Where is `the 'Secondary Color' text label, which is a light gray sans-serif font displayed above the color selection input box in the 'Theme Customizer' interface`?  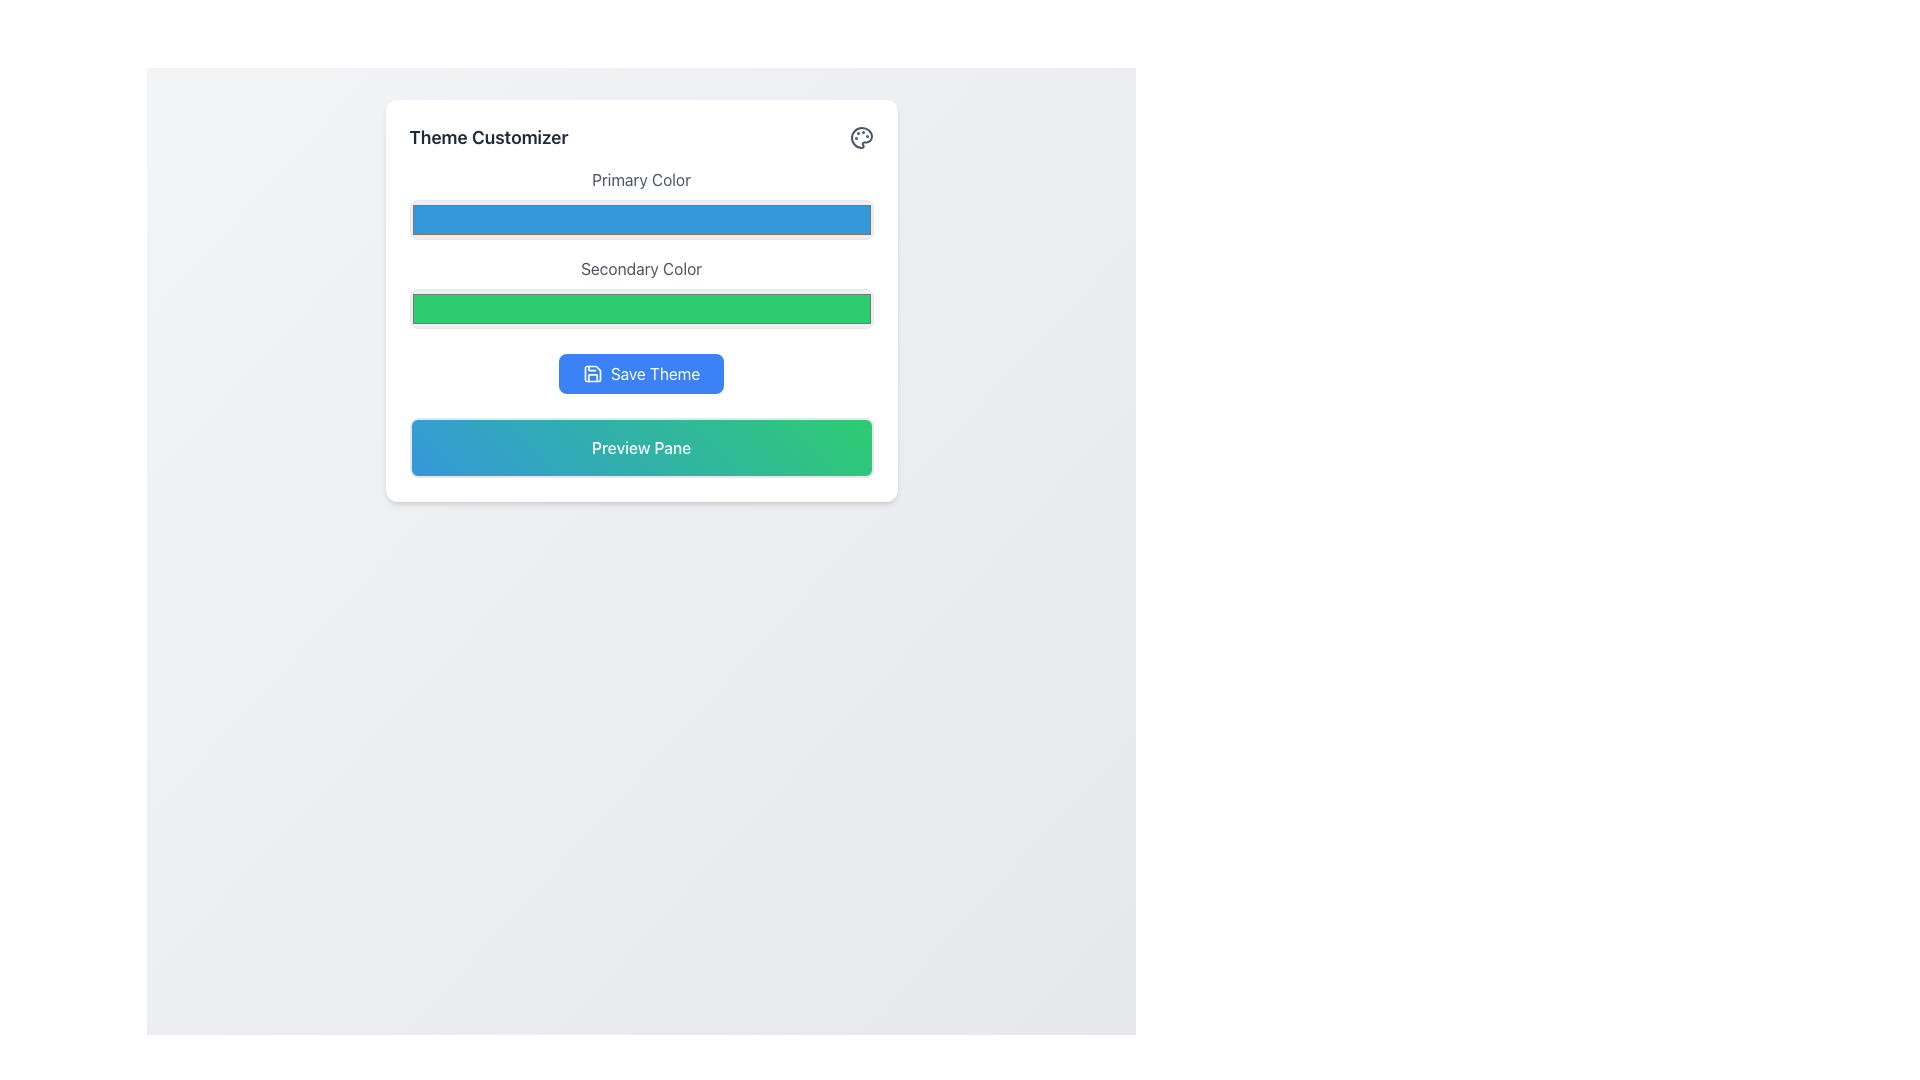 the 'Secondary Color' text label, which is a light gray sans-serif font displayed above the color selection input box in the 'Theme Customizer' interface is located at coordinates (641, 268).